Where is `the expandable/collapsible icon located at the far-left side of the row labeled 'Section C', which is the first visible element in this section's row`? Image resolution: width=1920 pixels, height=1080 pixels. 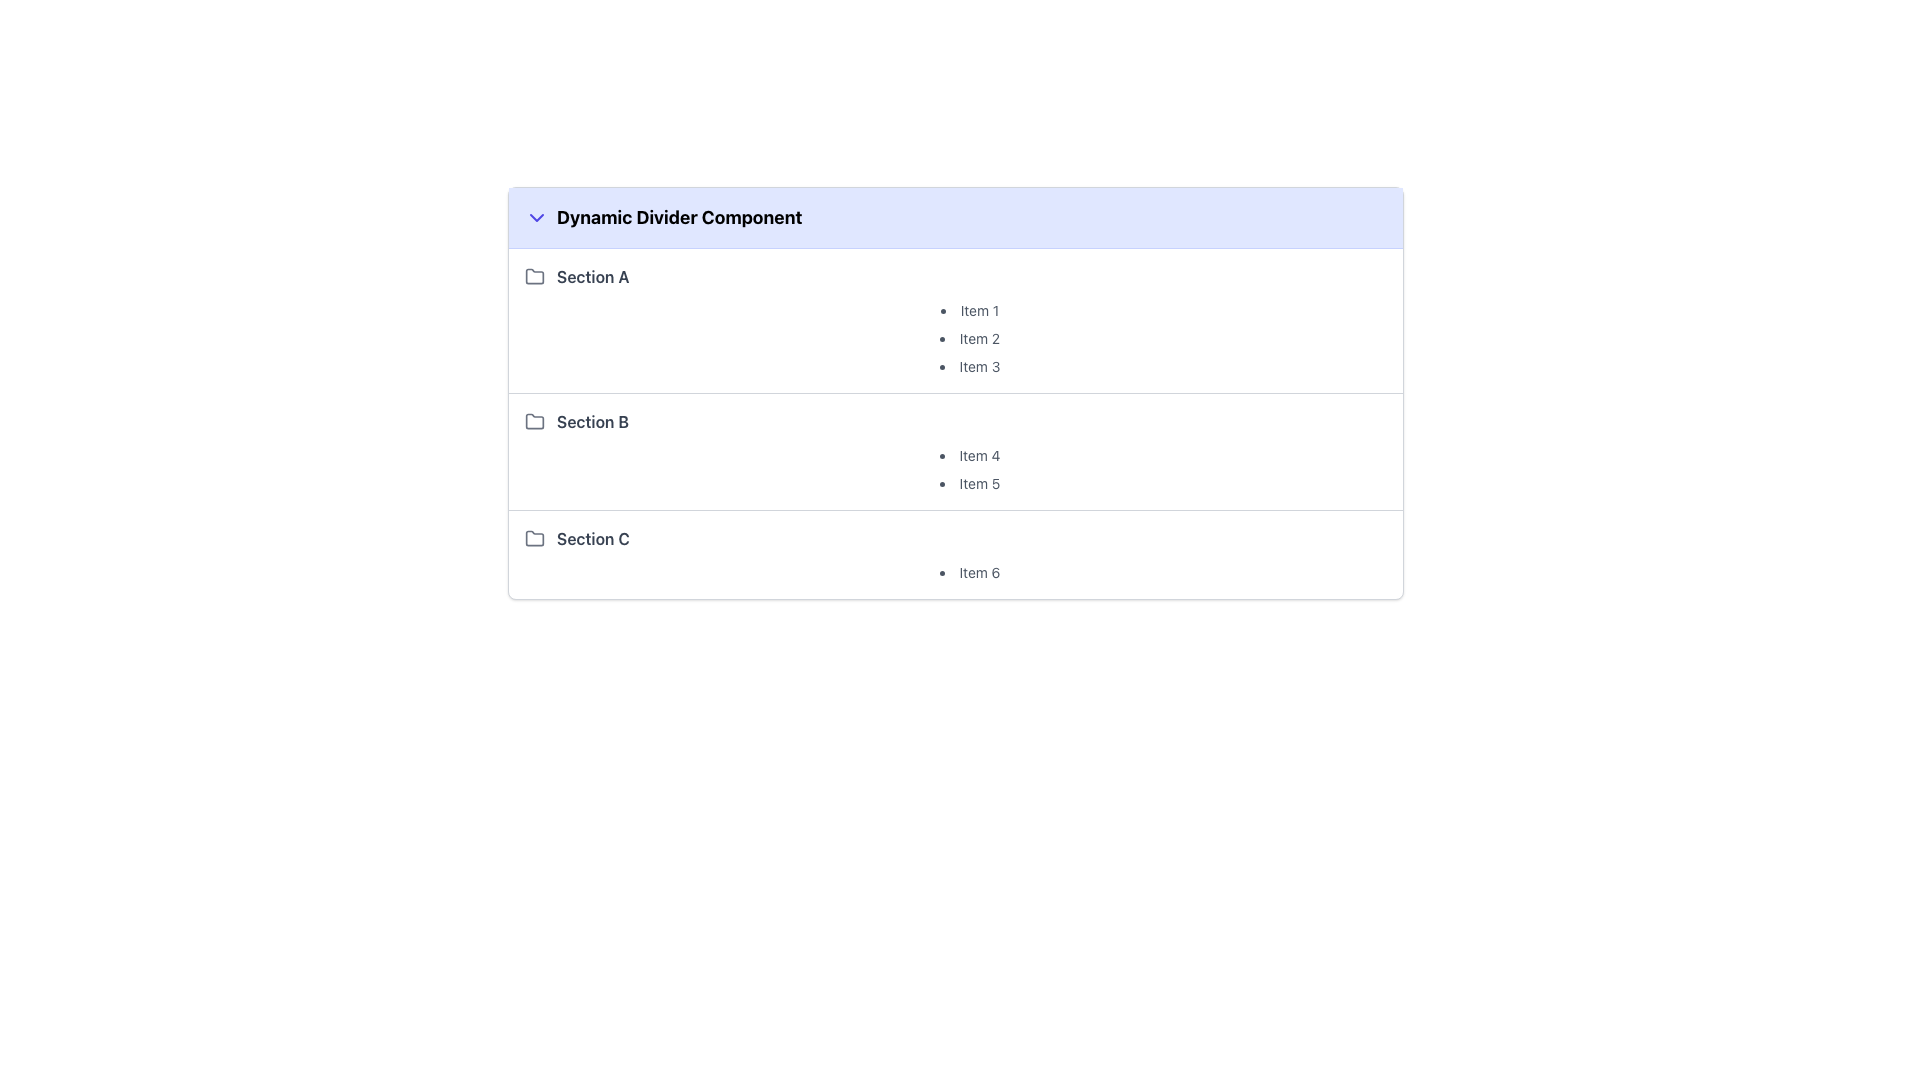
the expandable/collapsible icon located at the far-left side of the row labeled 'Section C', which is the first visible element in this section's row is located at coordinates (534, 538).